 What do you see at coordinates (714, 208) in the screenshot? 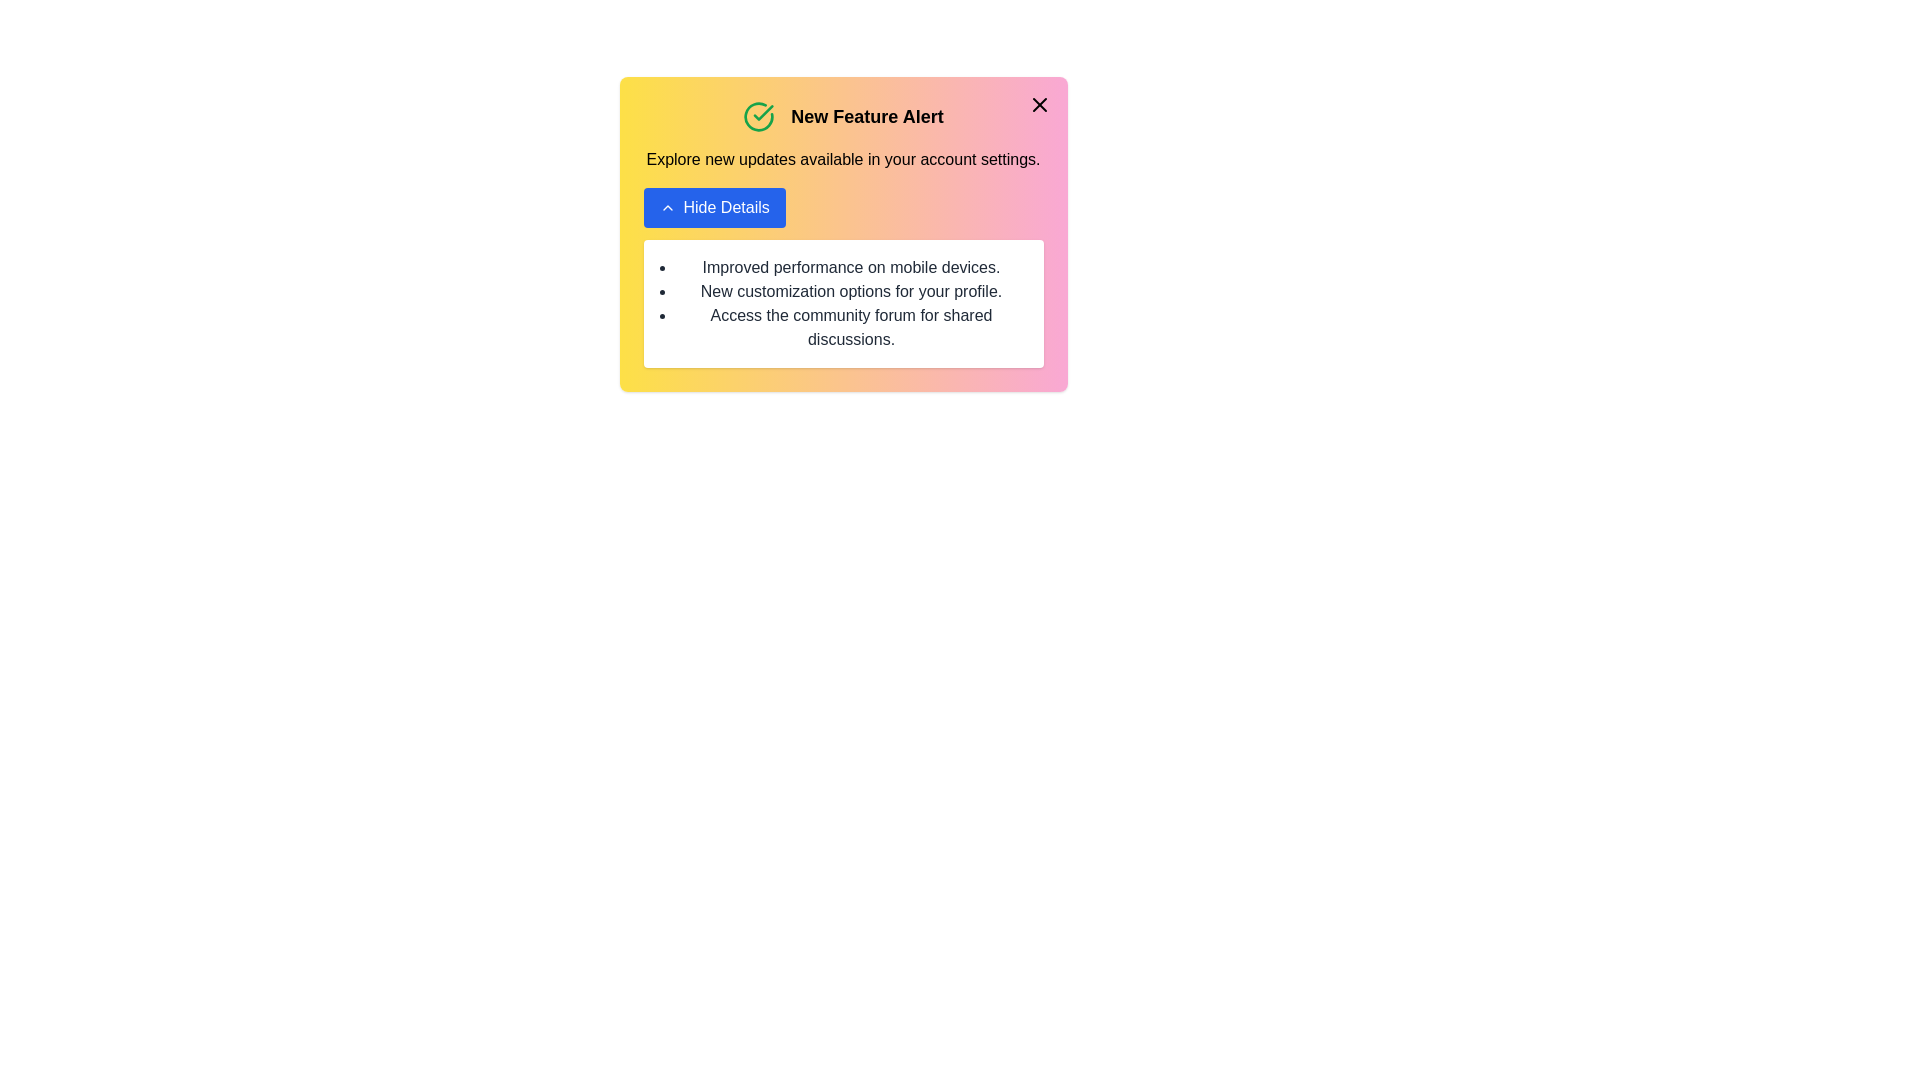
I see `the 'Hide Details' button to toggle the visibility of additional details` at bounding box center [714, 208].